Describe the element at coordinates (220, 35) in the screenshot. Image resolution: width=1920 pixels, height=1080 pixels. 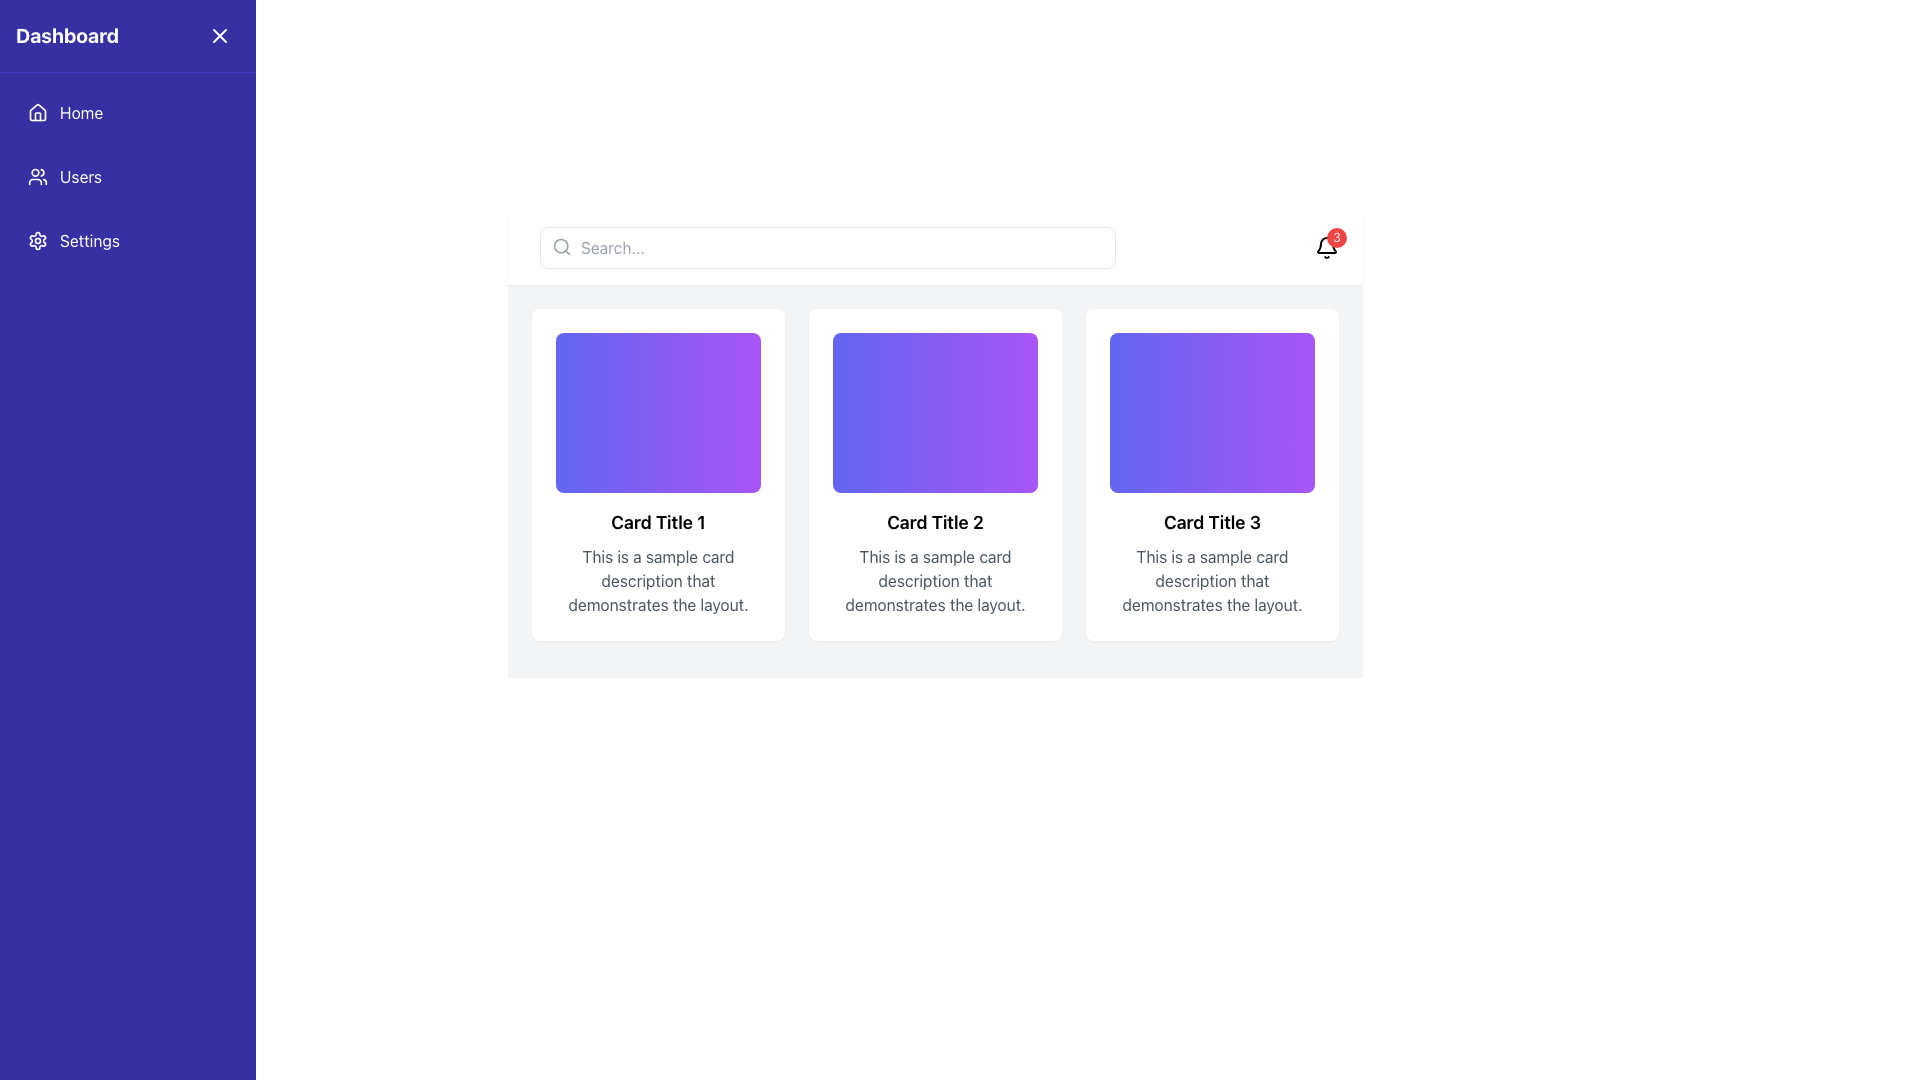
I see `the close button represented by a diagonal cross icon (SVG graphic) located at the top left corner of the interface, adjacent to the 'Dashboard' label` at that location.